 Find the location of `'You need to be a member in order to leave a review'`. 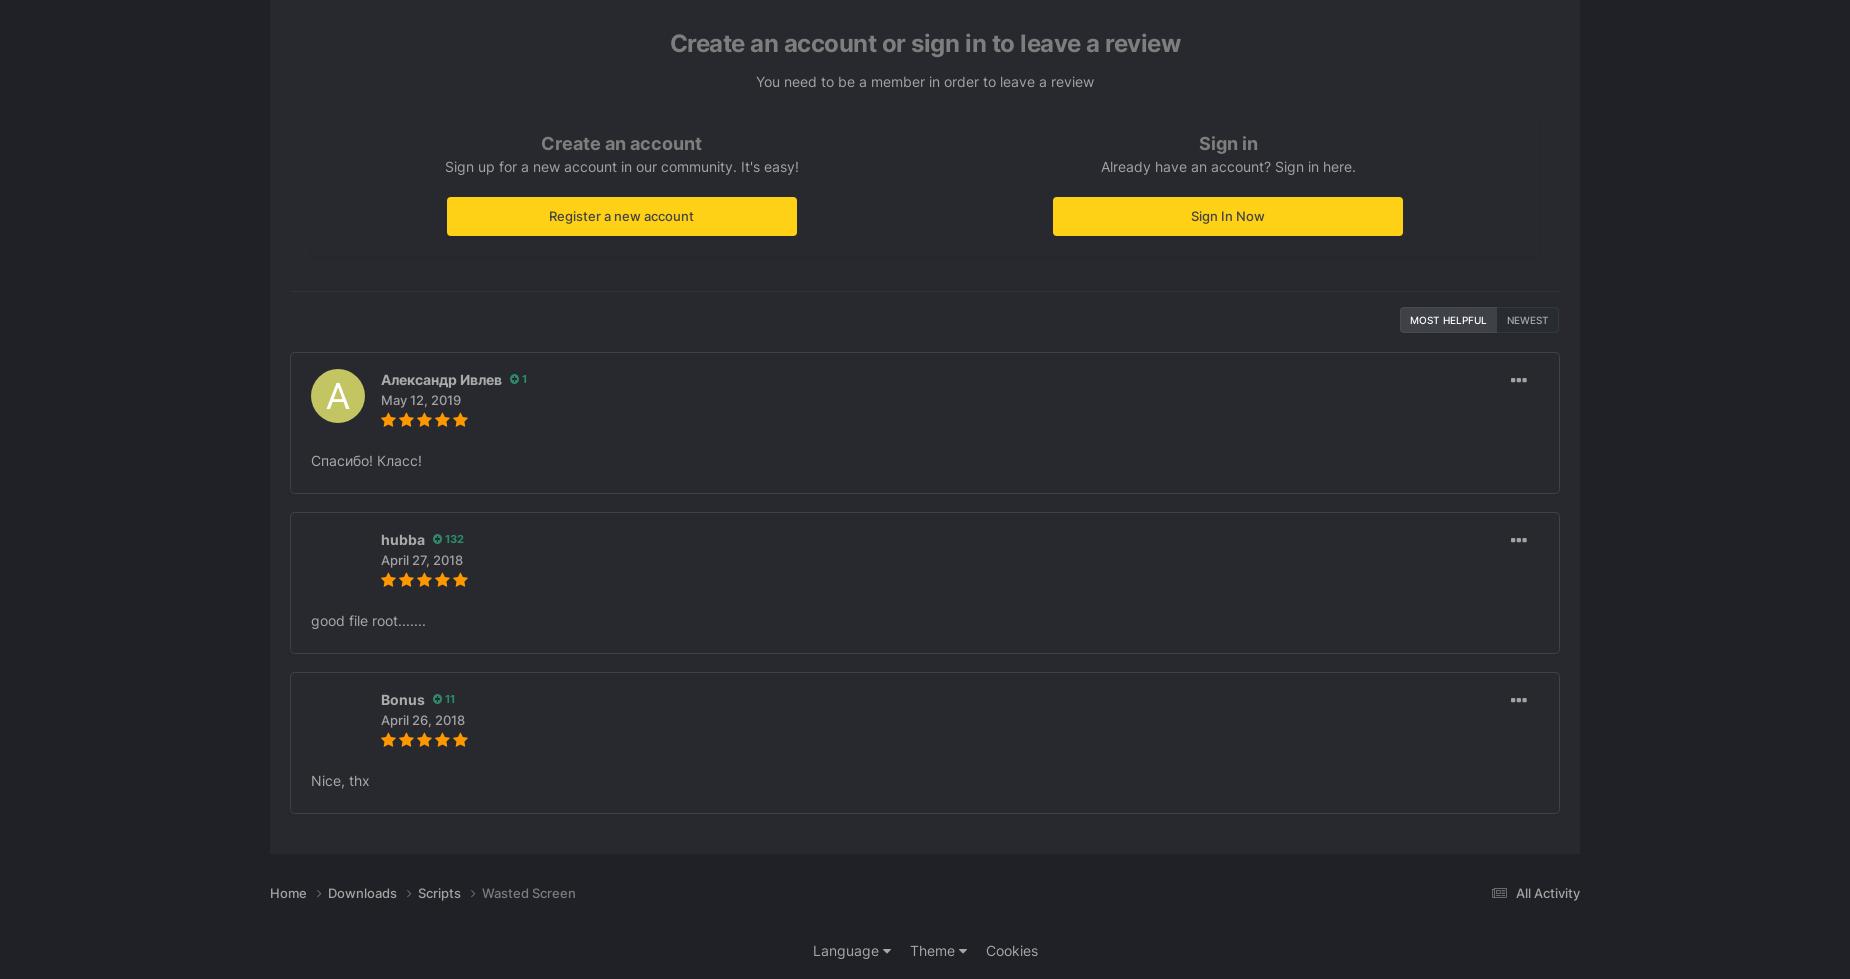

'You need to be a member in order to leave a review' is located at coordinates (925, 80).